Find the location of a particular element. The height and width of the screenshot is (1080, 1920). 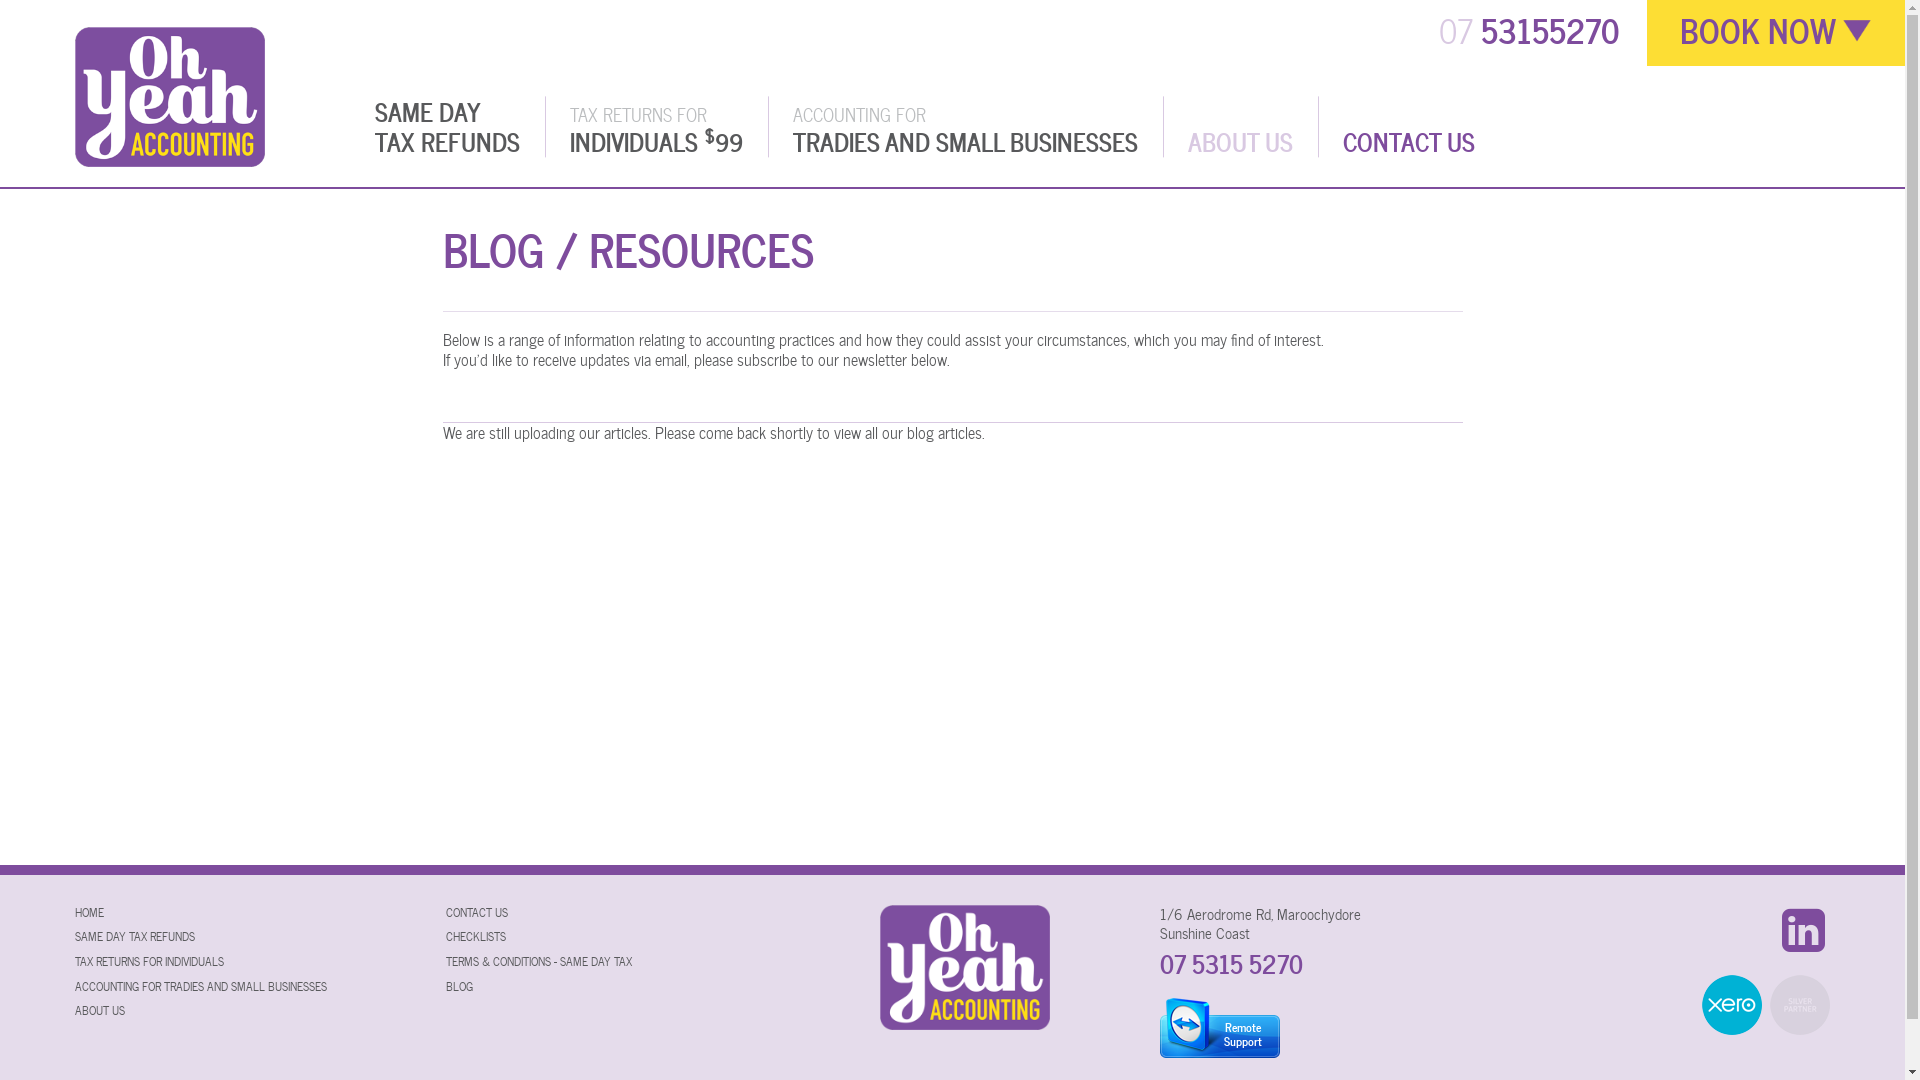

'CONTACT US' is located at coordinates (1408, 140).